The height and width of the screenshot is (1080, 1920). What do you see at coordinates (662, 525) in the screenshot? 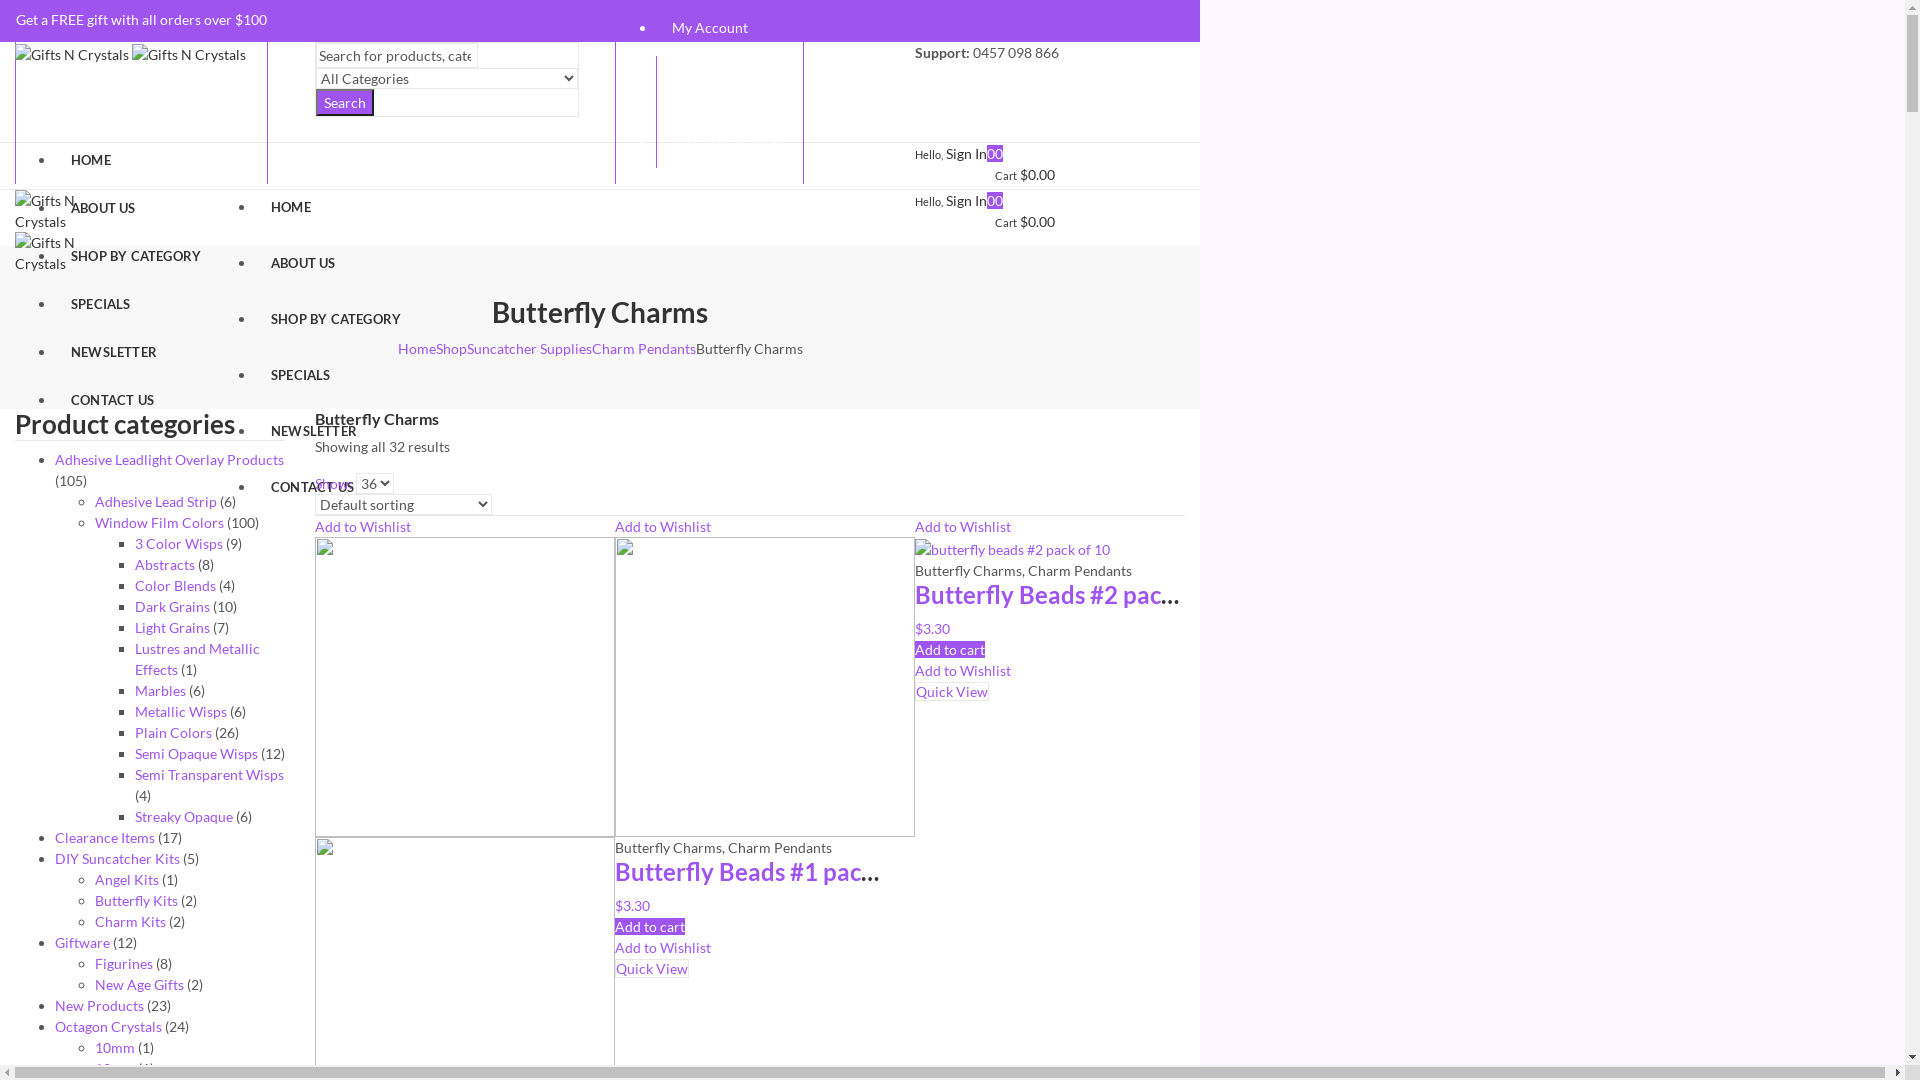
I see `'Add to Wishlist'` at bounding box center [662, 525].